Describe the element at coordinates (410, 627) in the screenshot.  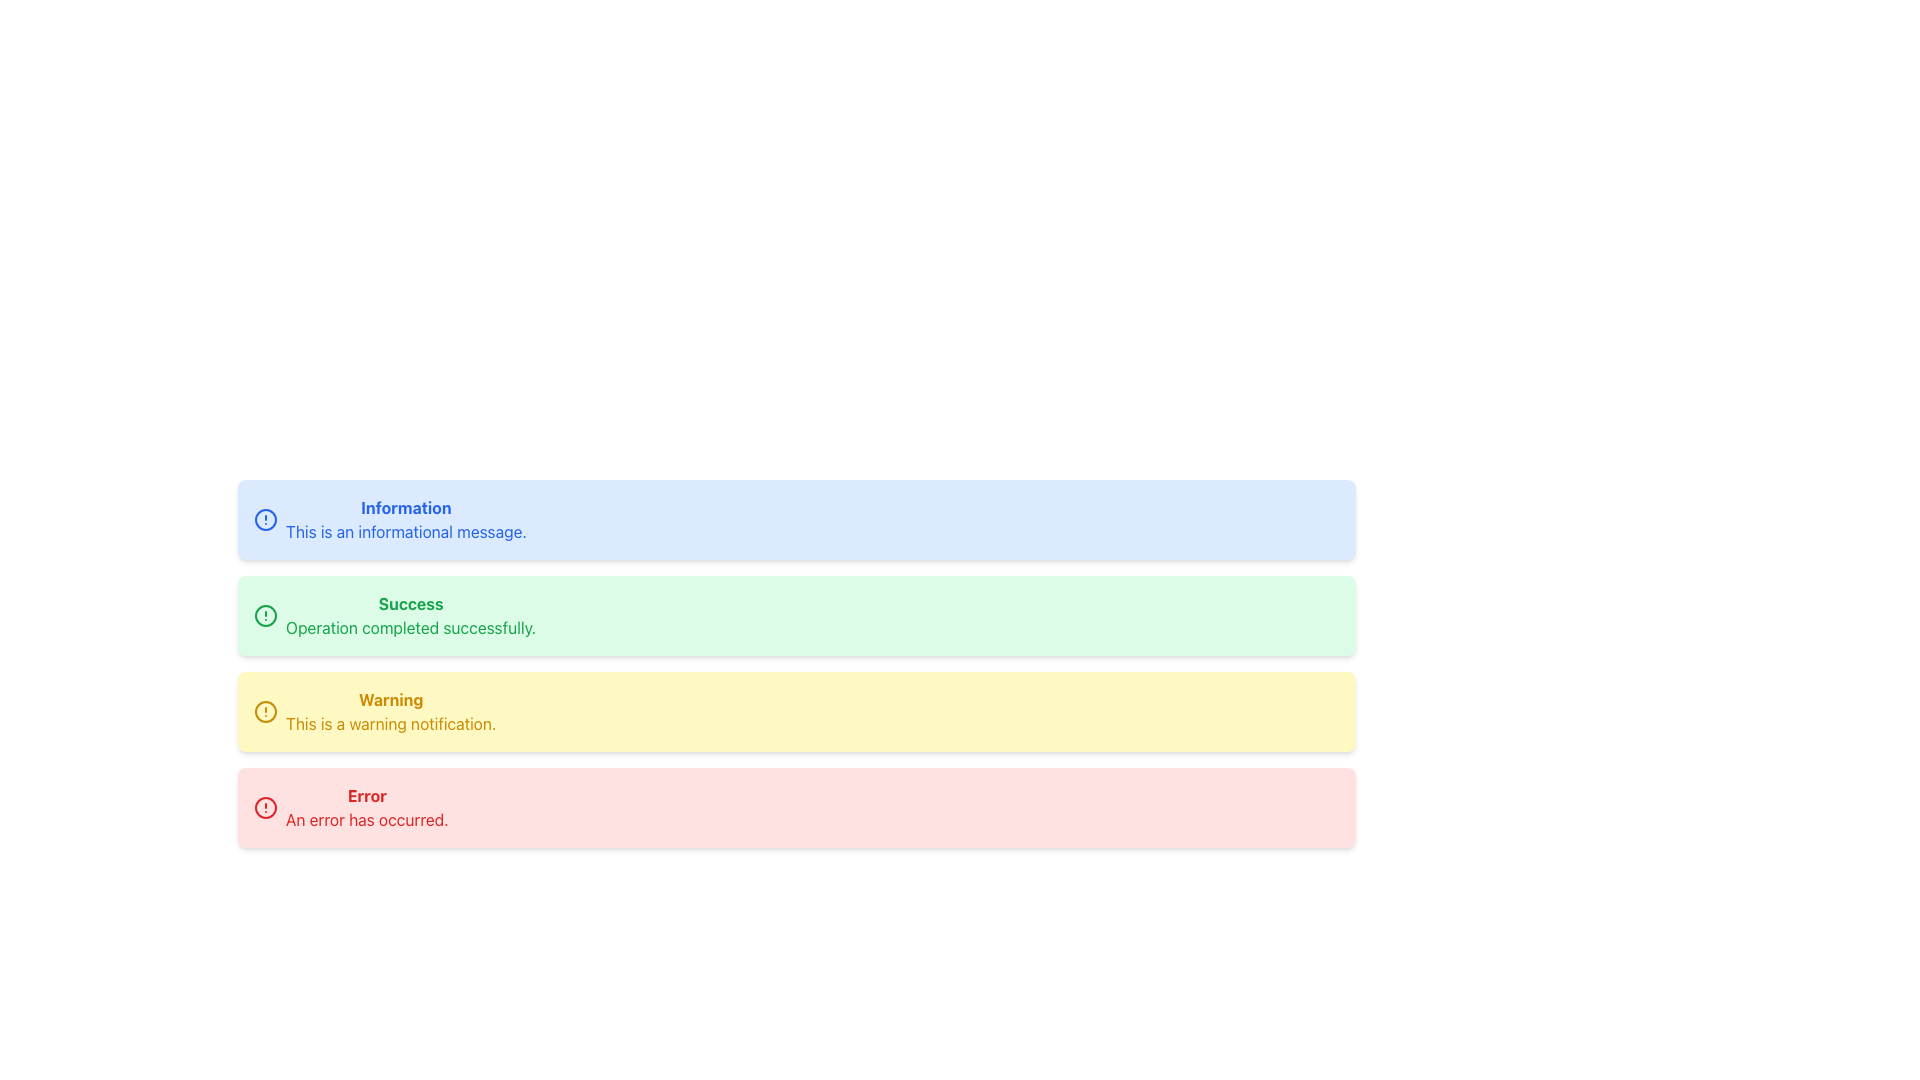
I see `confirmation message text from the Text Label located below the 'Success' header in the green notification box` at that location.